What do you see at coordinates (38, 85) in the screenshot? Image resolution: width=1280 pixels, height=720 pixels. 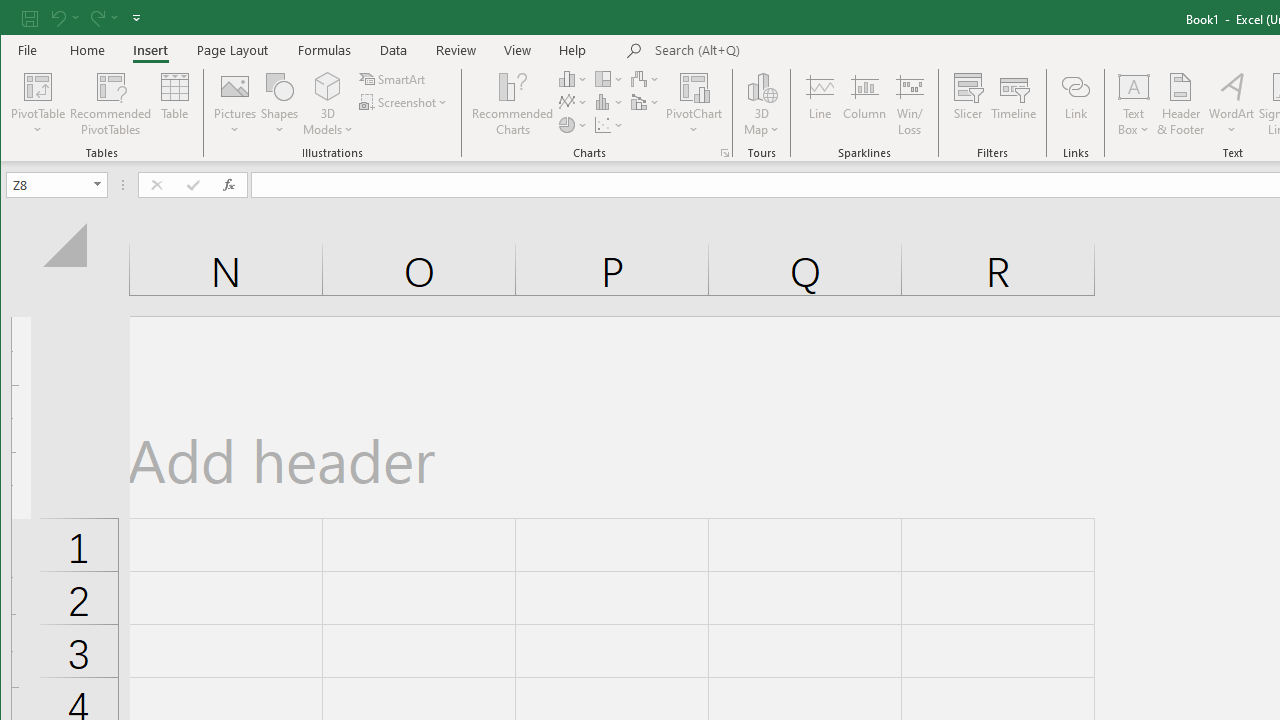 I see `'PivotTable'` at bounding box center [38, 85].